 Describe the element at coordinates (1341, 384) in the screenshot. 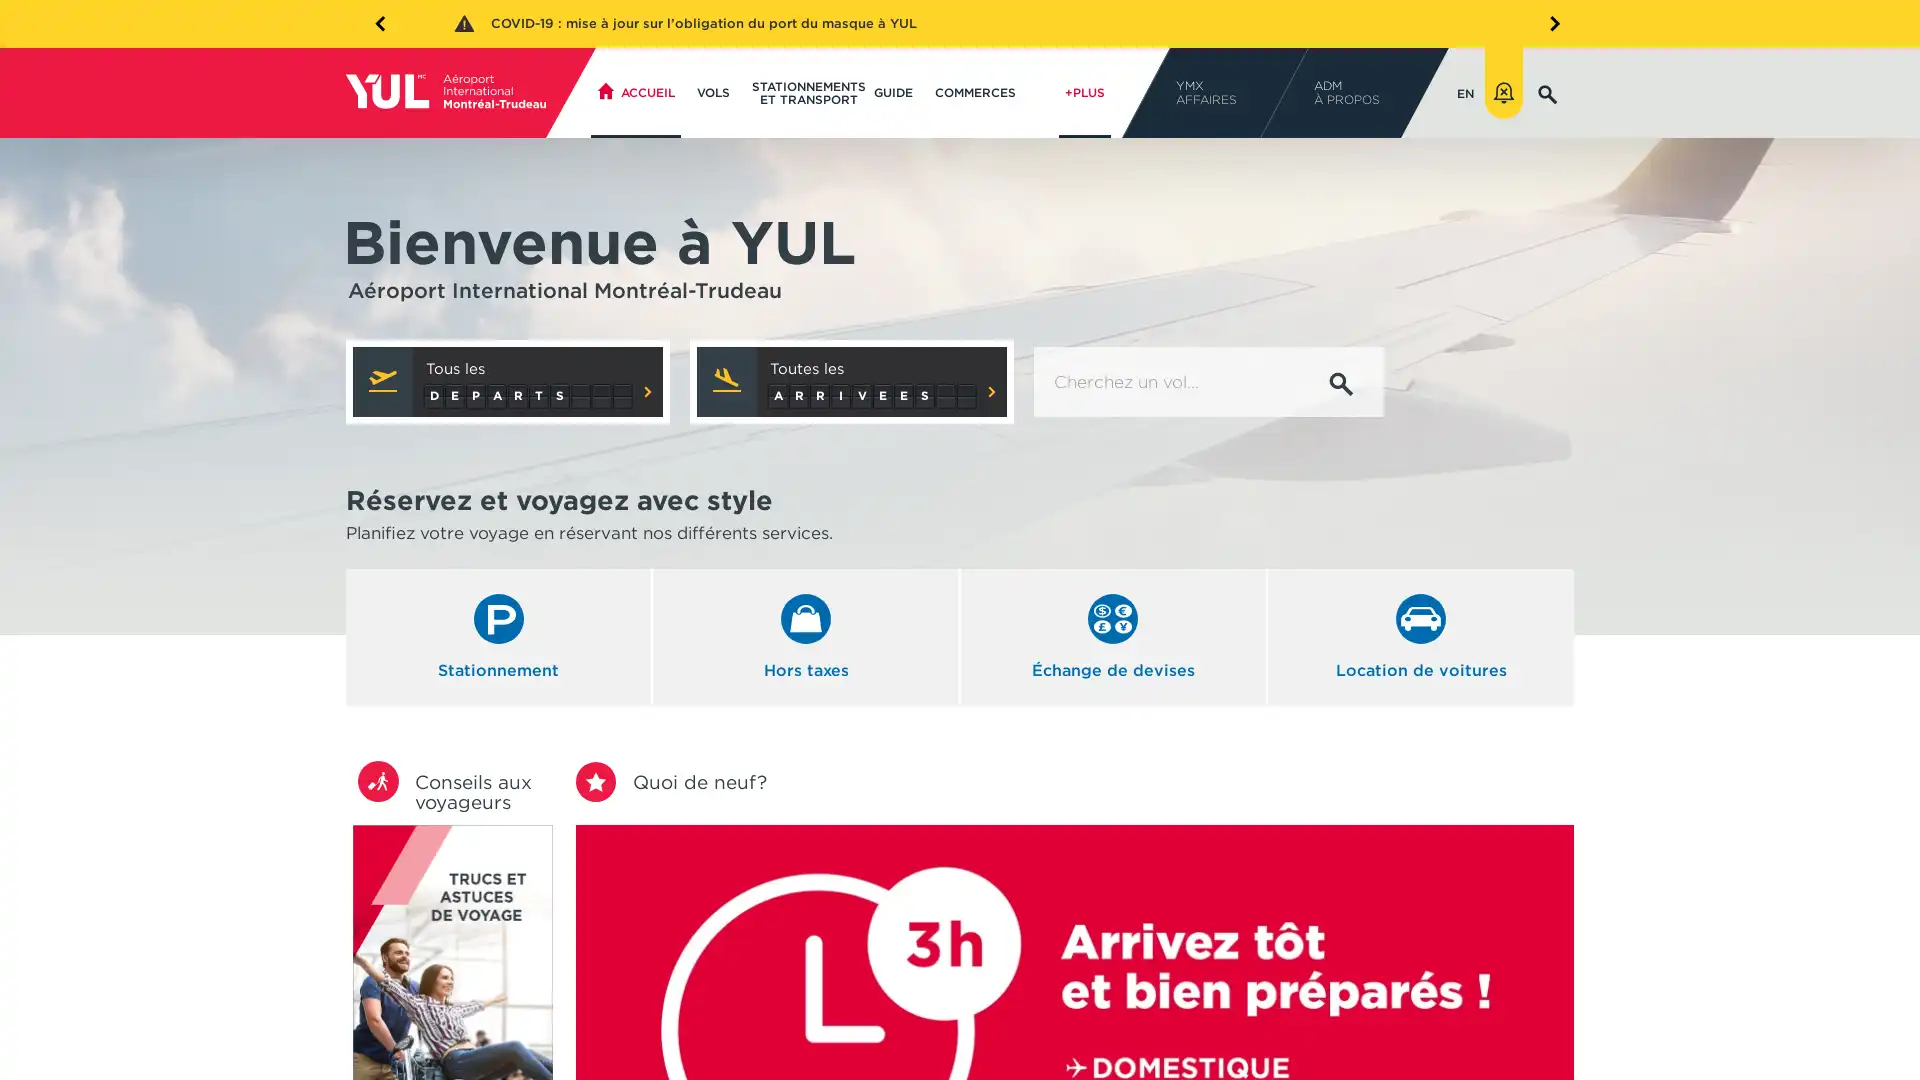

I see `Recherchez` at that location.